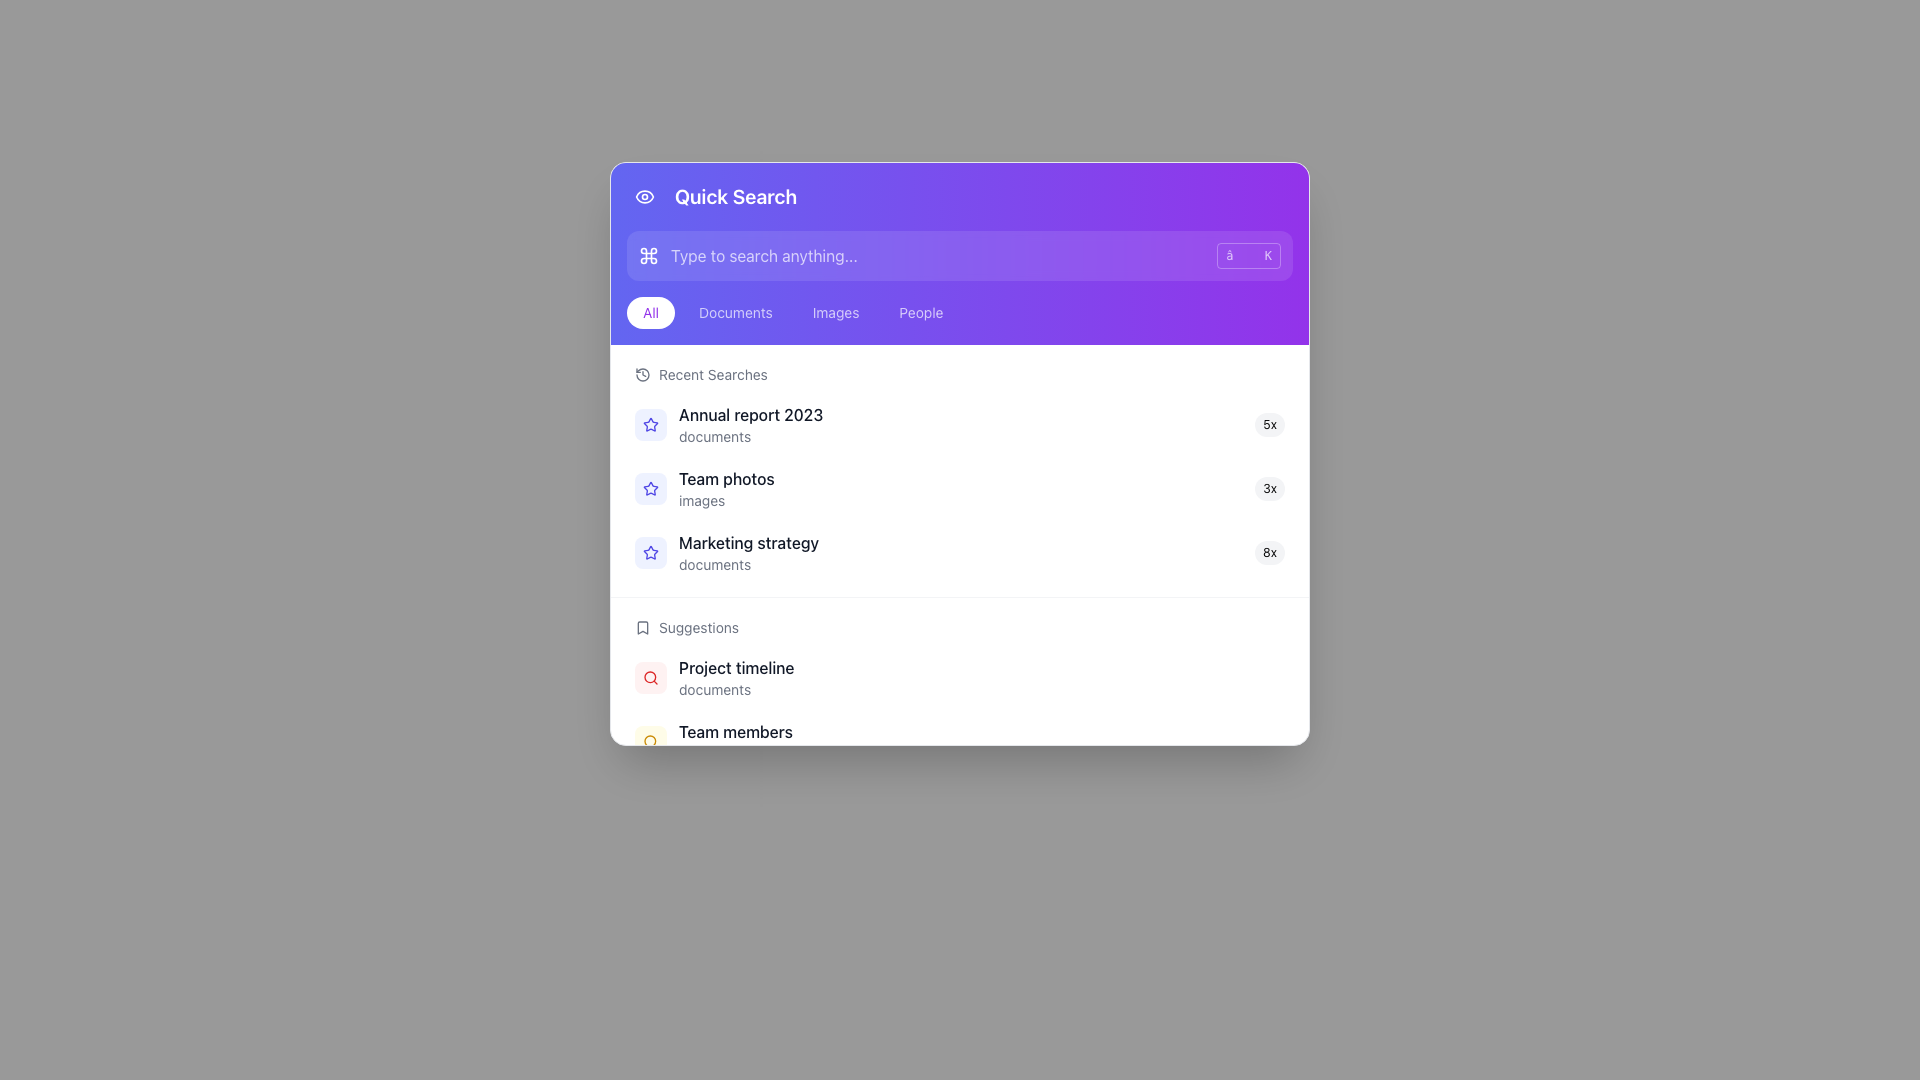  Describe the element at coordinates (960, 722) in the screenshot. I see `the List Section which provides suggestions to the user, located below the 'Recent Searches' section` at that location.